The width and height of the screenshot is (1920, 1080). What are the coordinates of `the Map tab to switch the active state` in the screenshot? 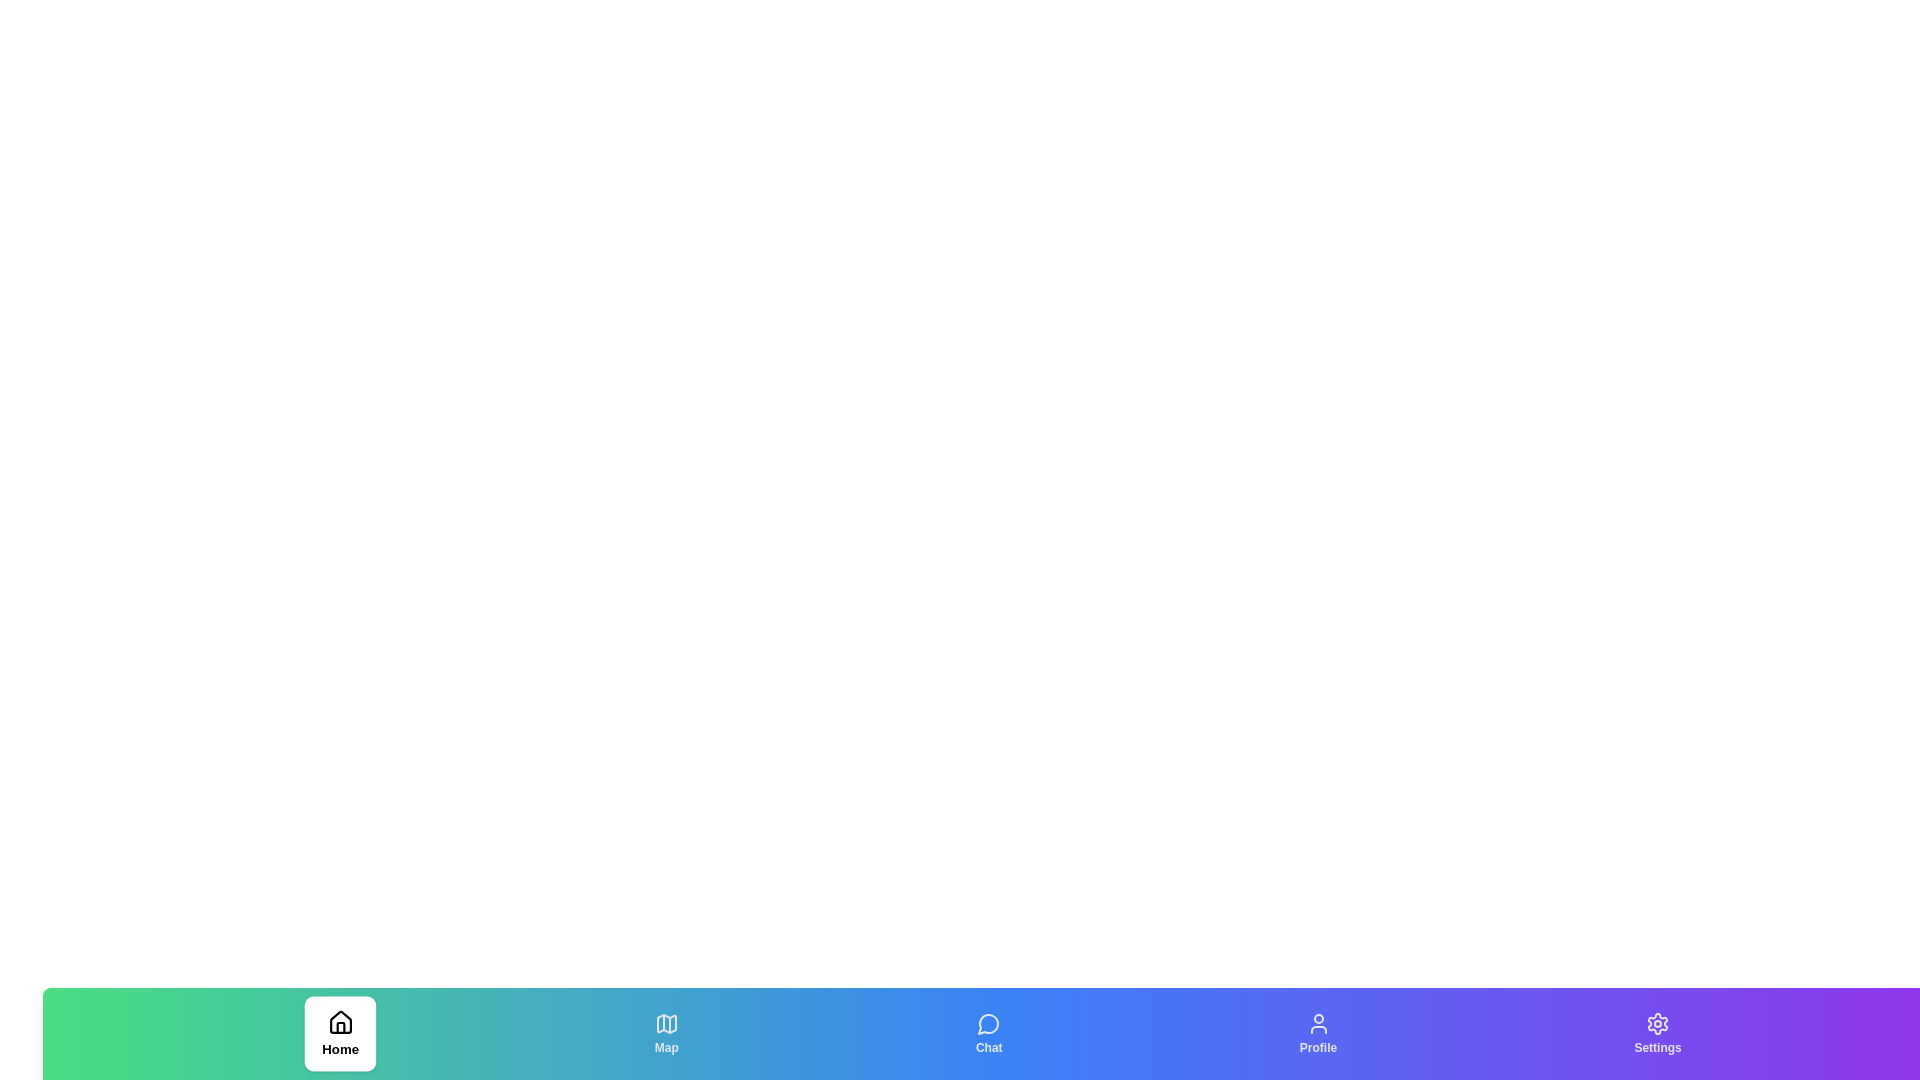 It's located at (666, 1033).